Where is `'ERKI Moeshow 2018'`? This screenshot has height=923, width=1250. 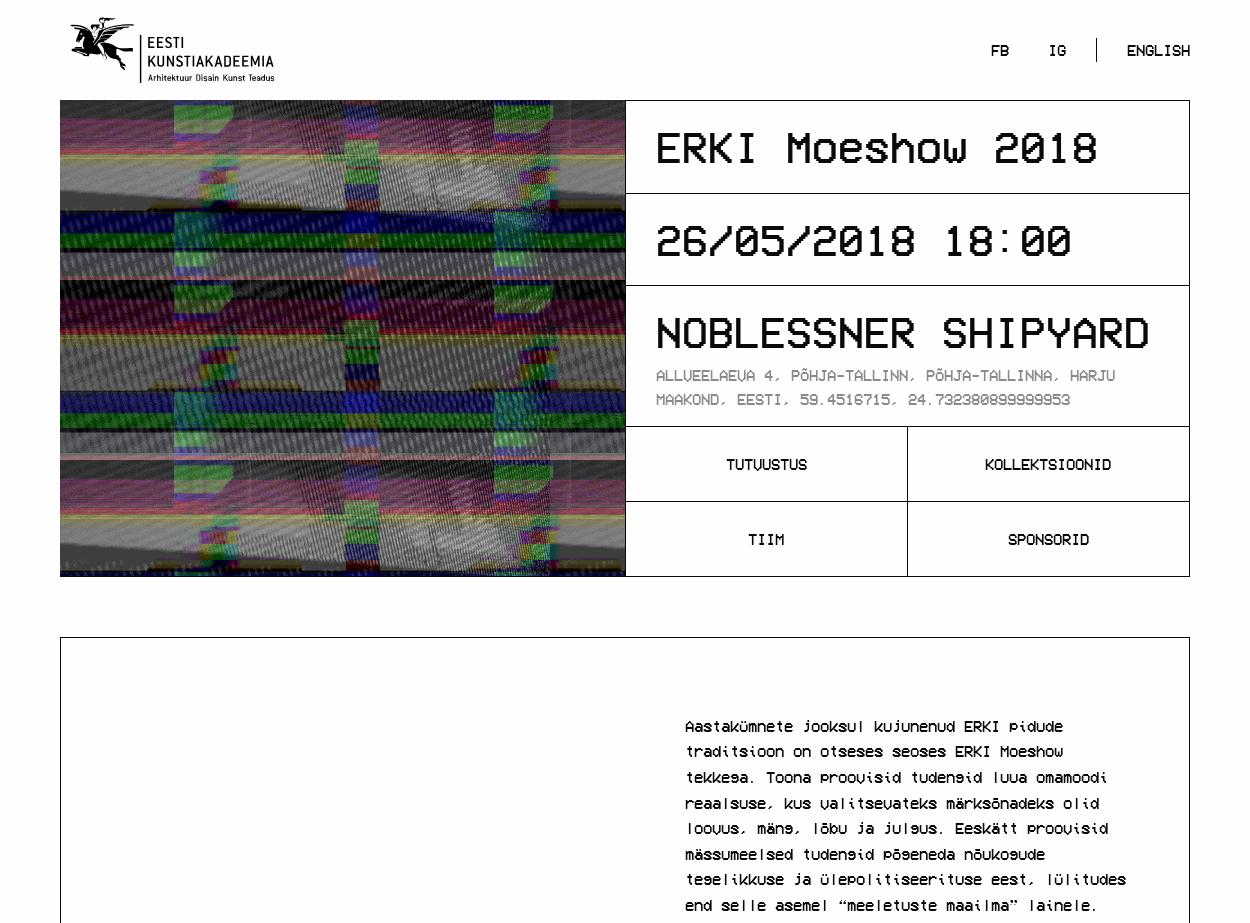
'ERKI Moeshow 2018' is located at coordinates (877, 146).